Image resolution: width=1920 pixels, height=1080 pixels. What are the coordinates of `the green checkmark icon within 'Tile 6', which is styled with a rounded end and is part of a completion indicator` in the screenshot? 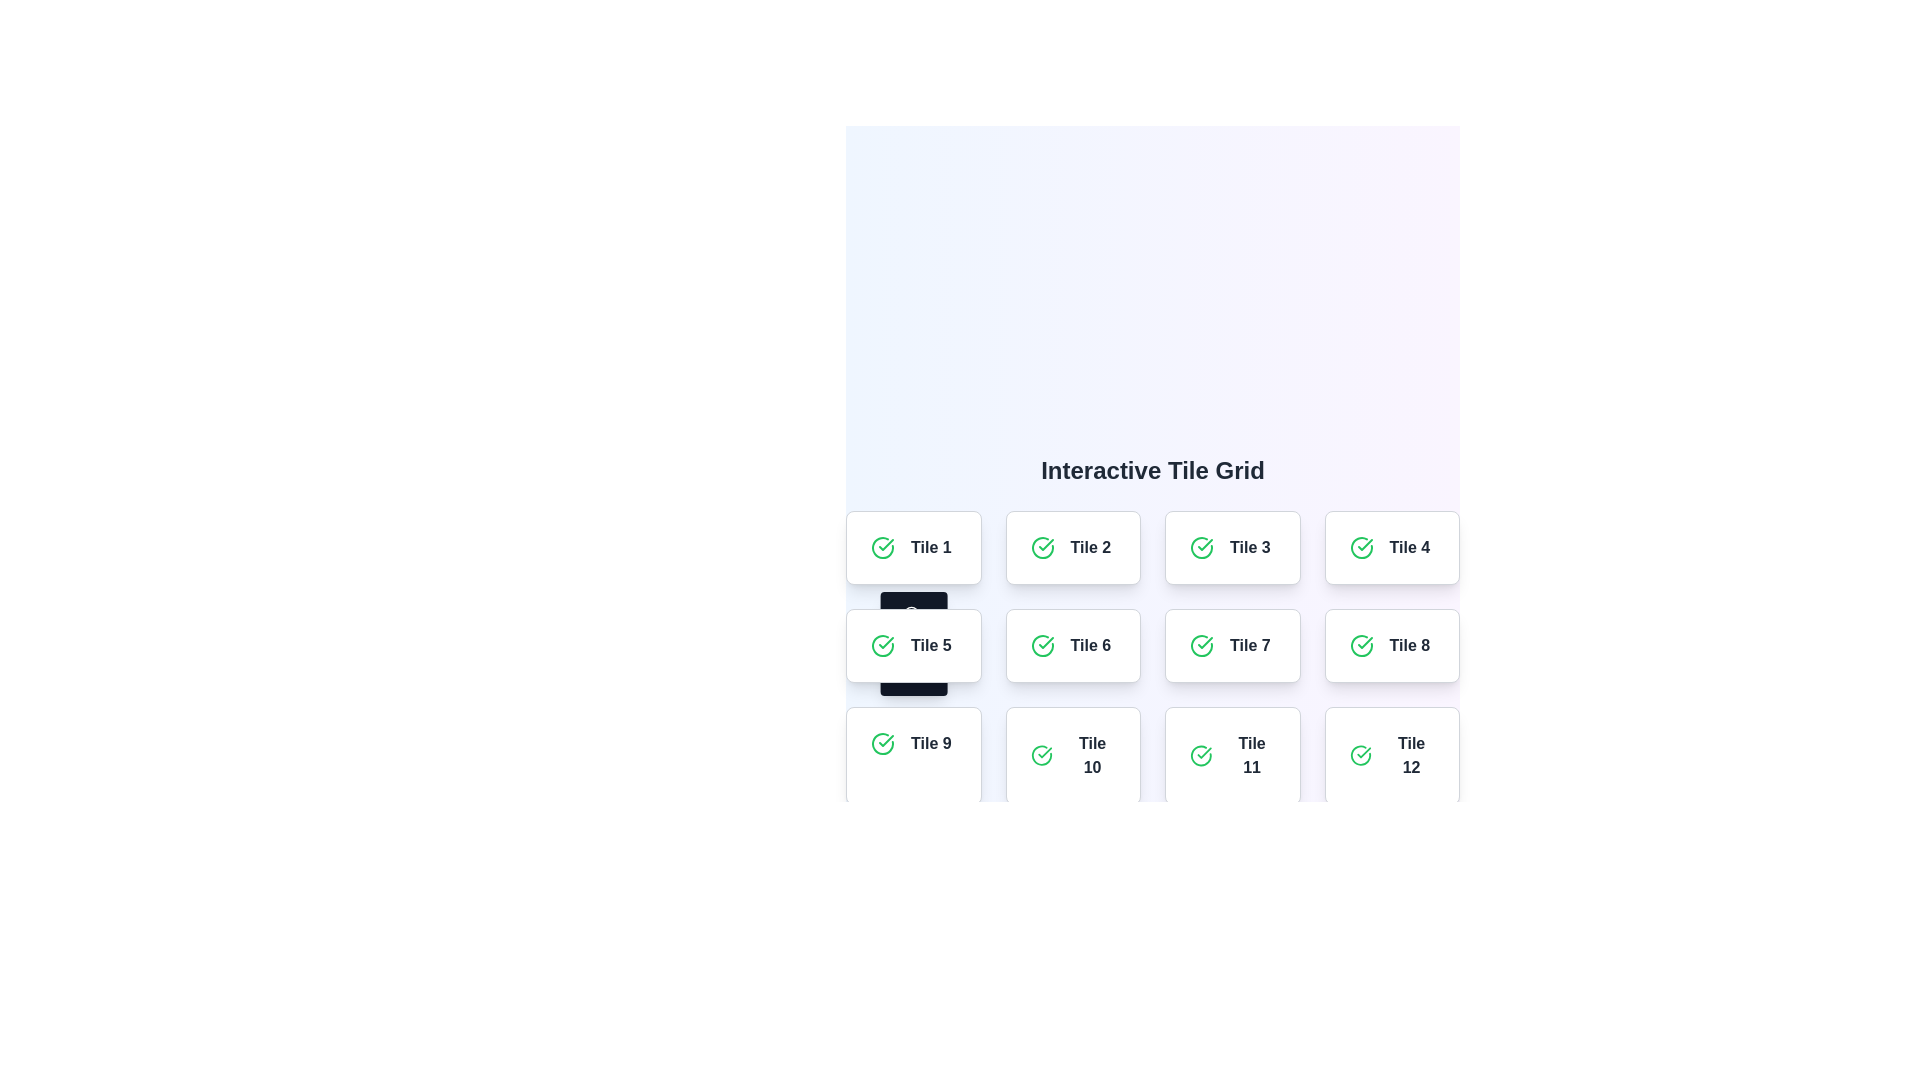 It's located at (1045, 643).